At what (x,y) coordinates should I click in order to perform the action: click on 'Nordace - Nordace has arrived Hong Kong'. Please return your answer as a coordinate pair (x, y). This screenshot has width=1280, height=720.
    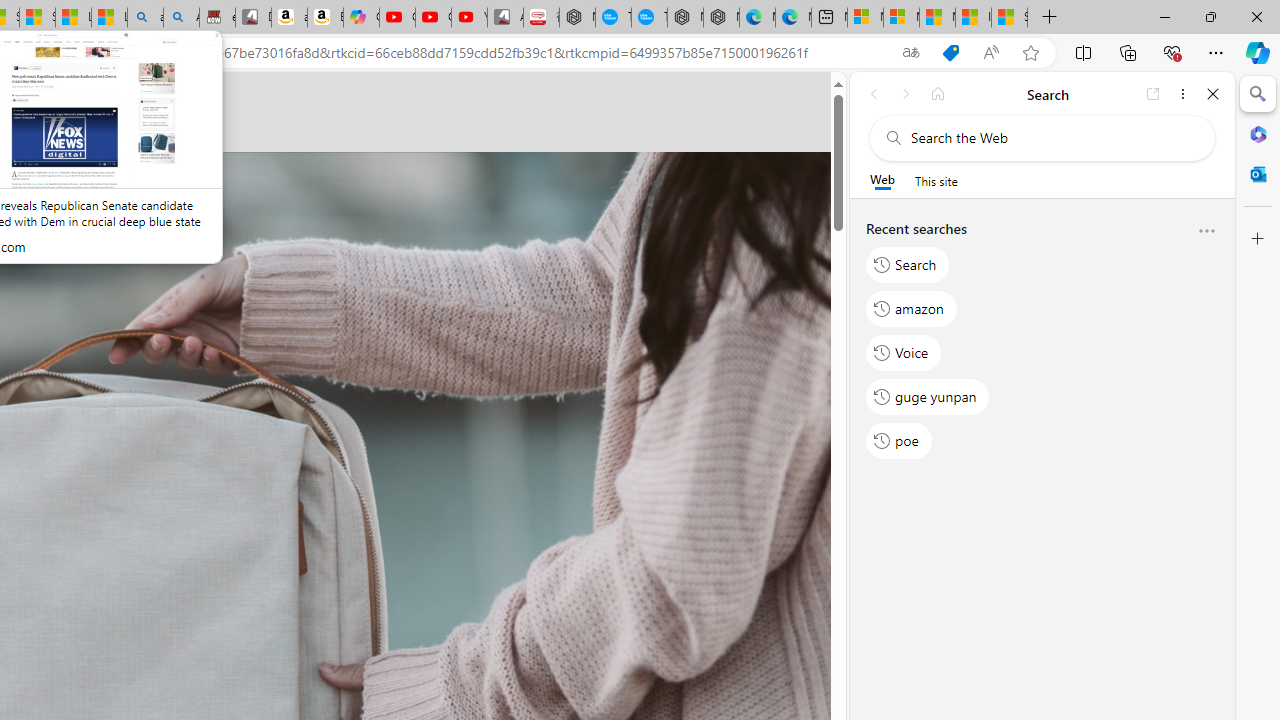
    Looking at the image, I should click on (720, 17).